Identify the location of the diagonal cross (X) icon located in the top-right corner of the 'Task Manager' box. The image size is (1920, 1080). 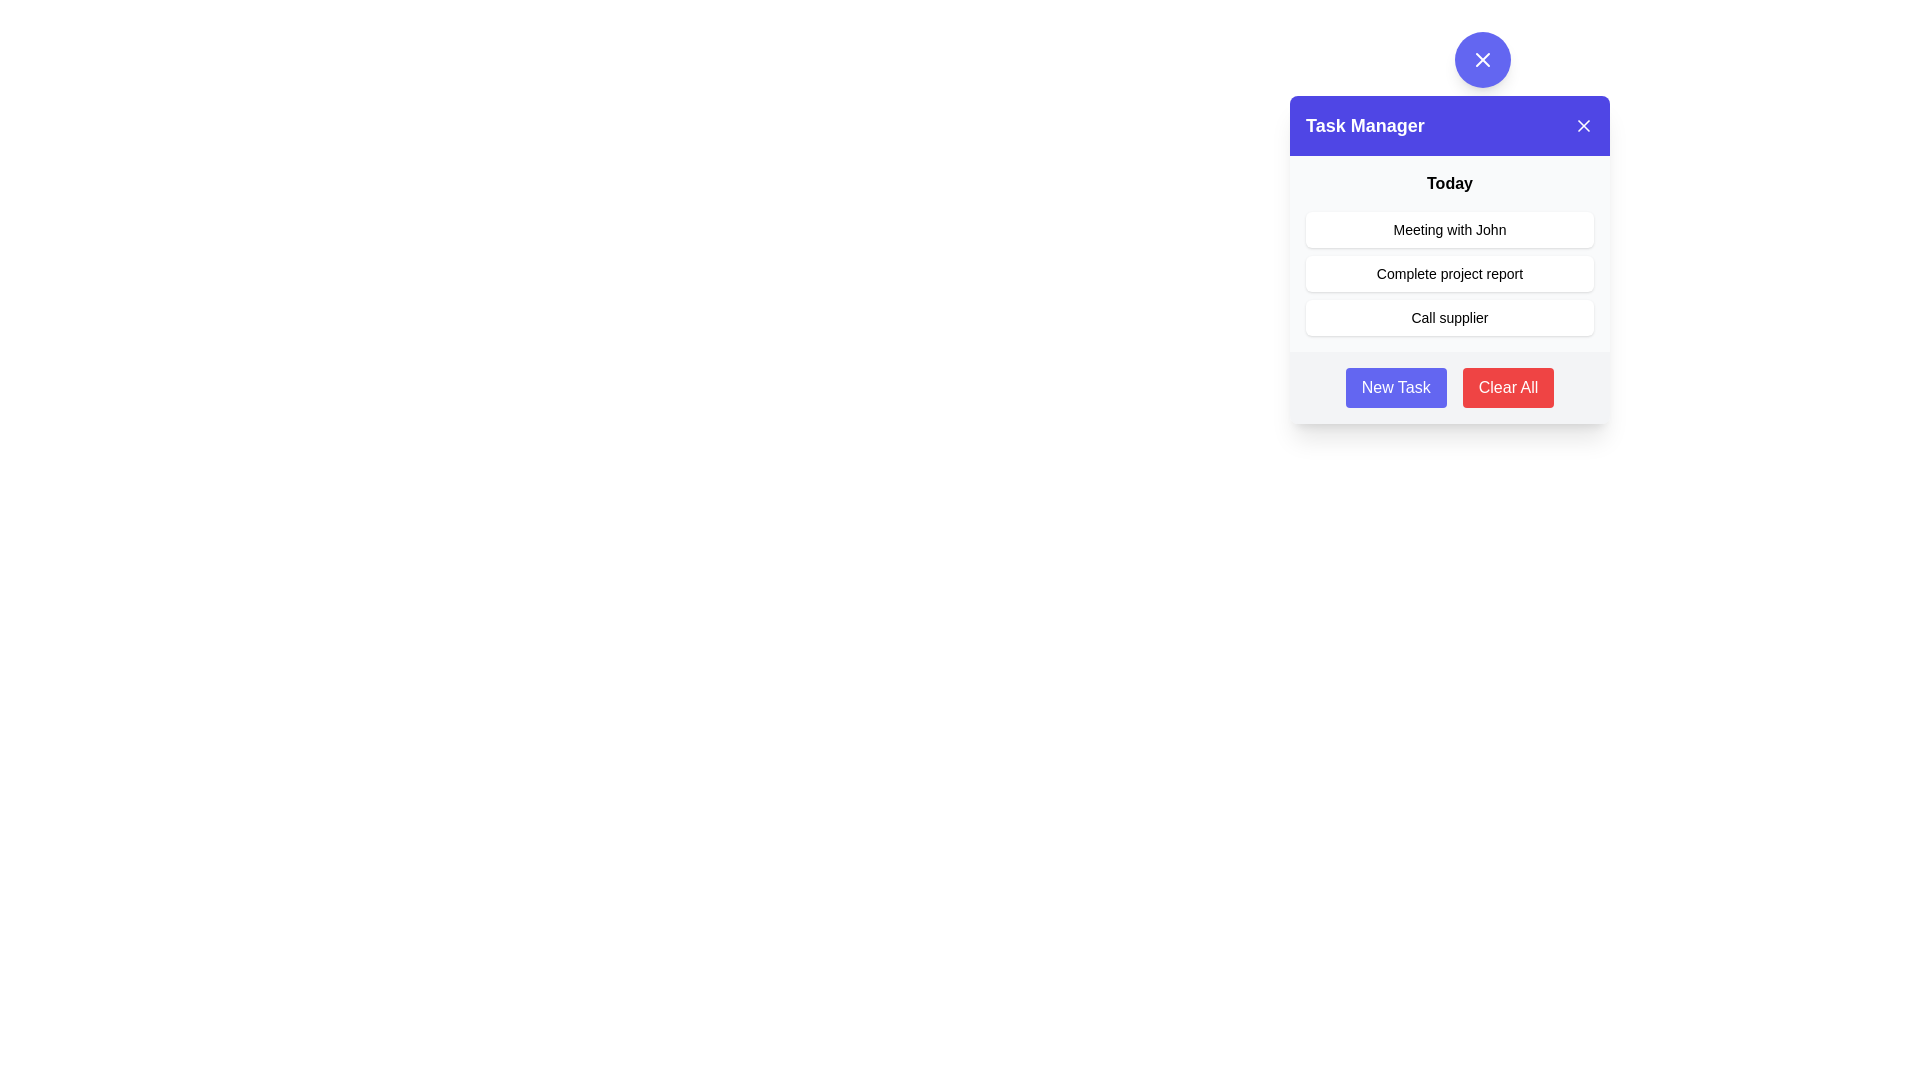
(1482, 59).